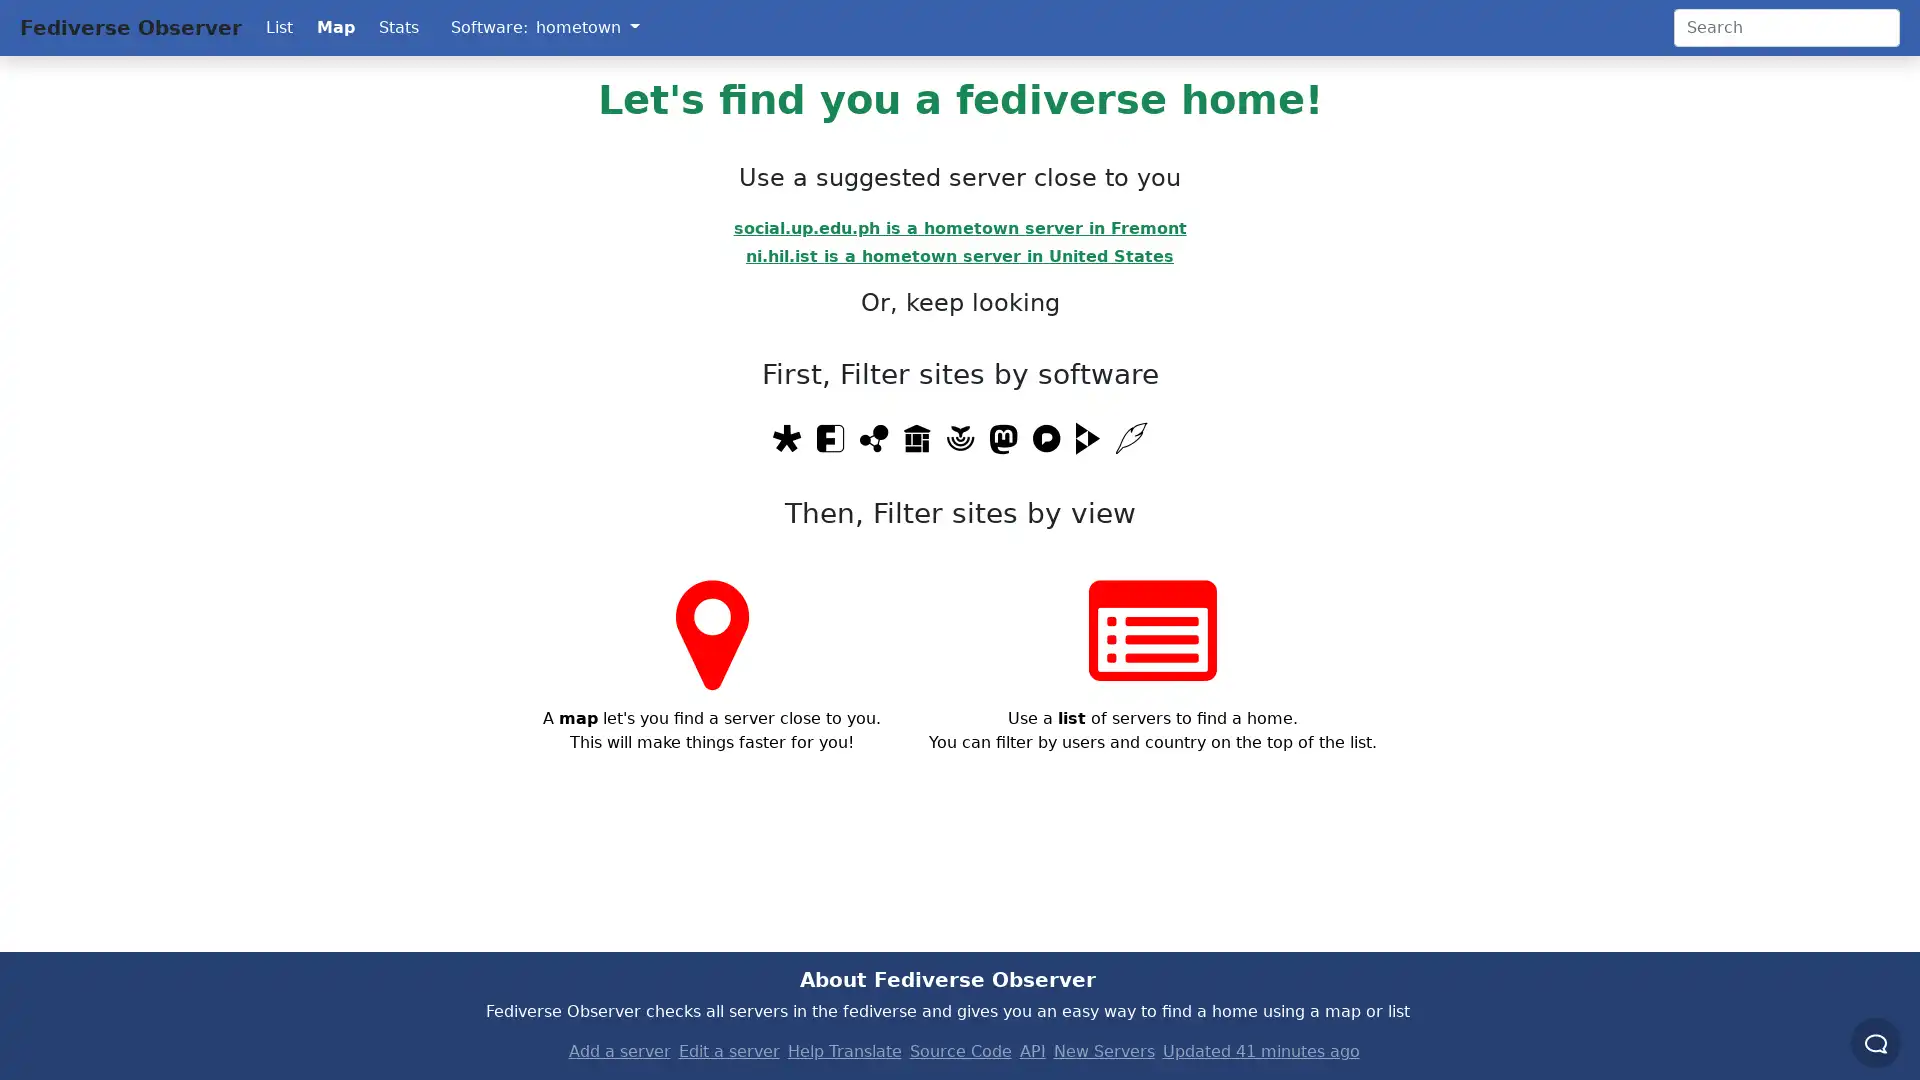 The height and width of the screenshot is (1080, 1920). Describe the element at coordinates (586, 27) in the screenshot. I see `hometown` at that location.